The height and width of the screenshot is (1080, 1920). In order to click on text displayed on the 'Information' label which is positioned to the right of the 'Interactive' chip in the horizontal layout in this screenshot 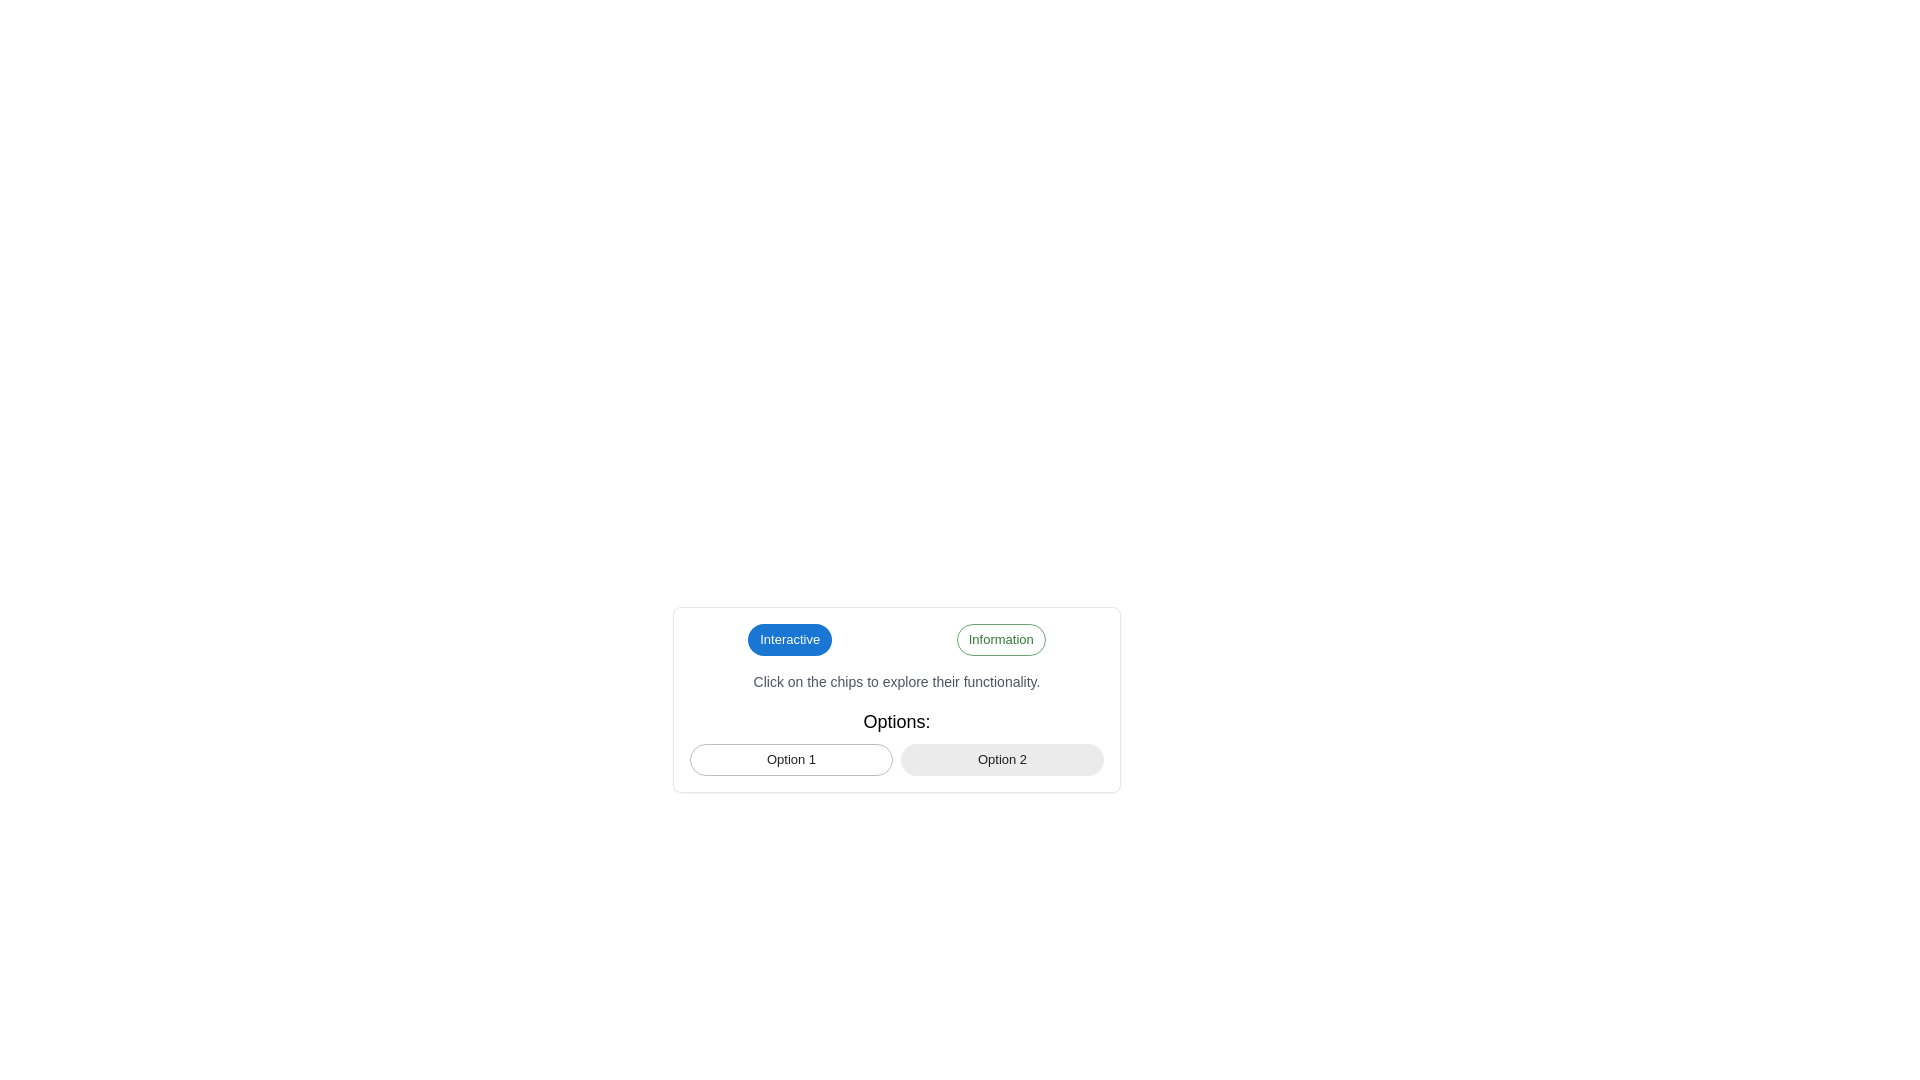, I will do `click(1001, 640)`.